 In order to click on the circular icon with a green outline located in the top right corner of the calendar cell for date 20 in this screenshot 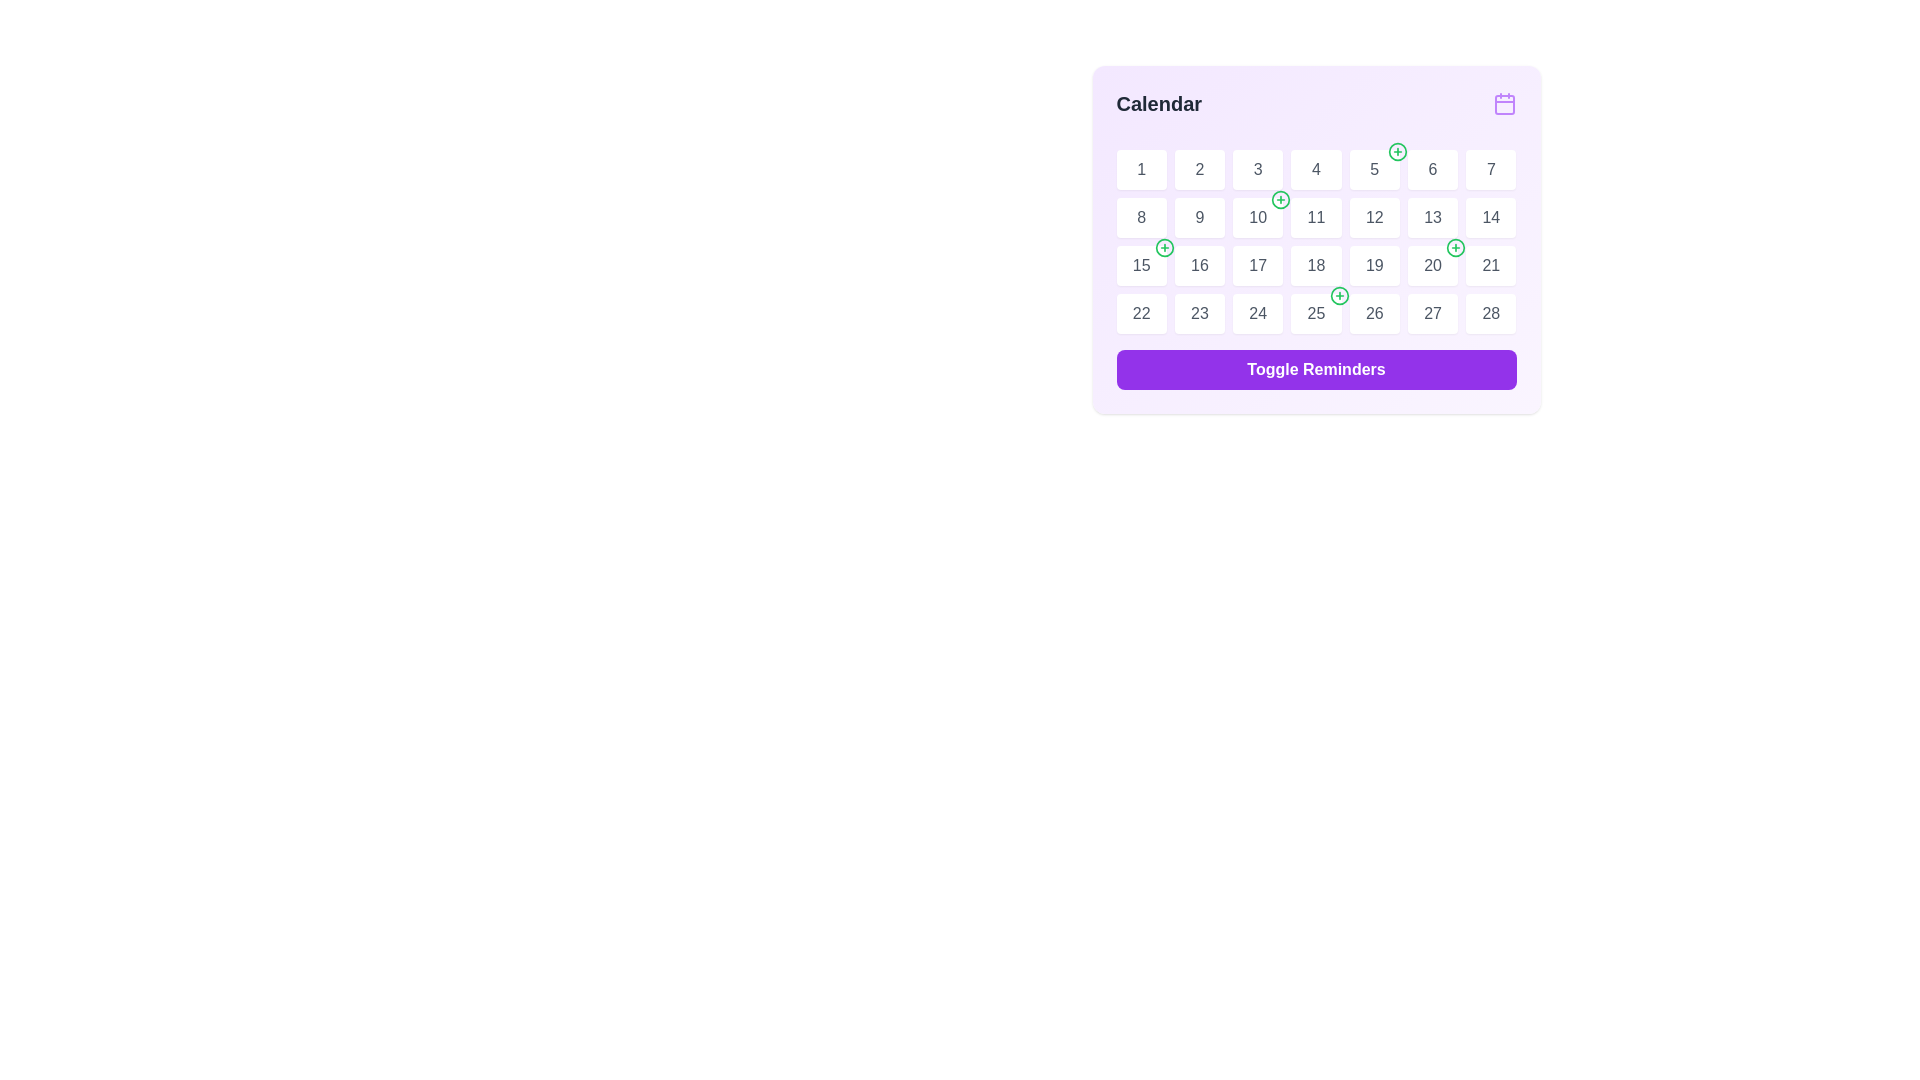, I will do `click(1456, 246)`.